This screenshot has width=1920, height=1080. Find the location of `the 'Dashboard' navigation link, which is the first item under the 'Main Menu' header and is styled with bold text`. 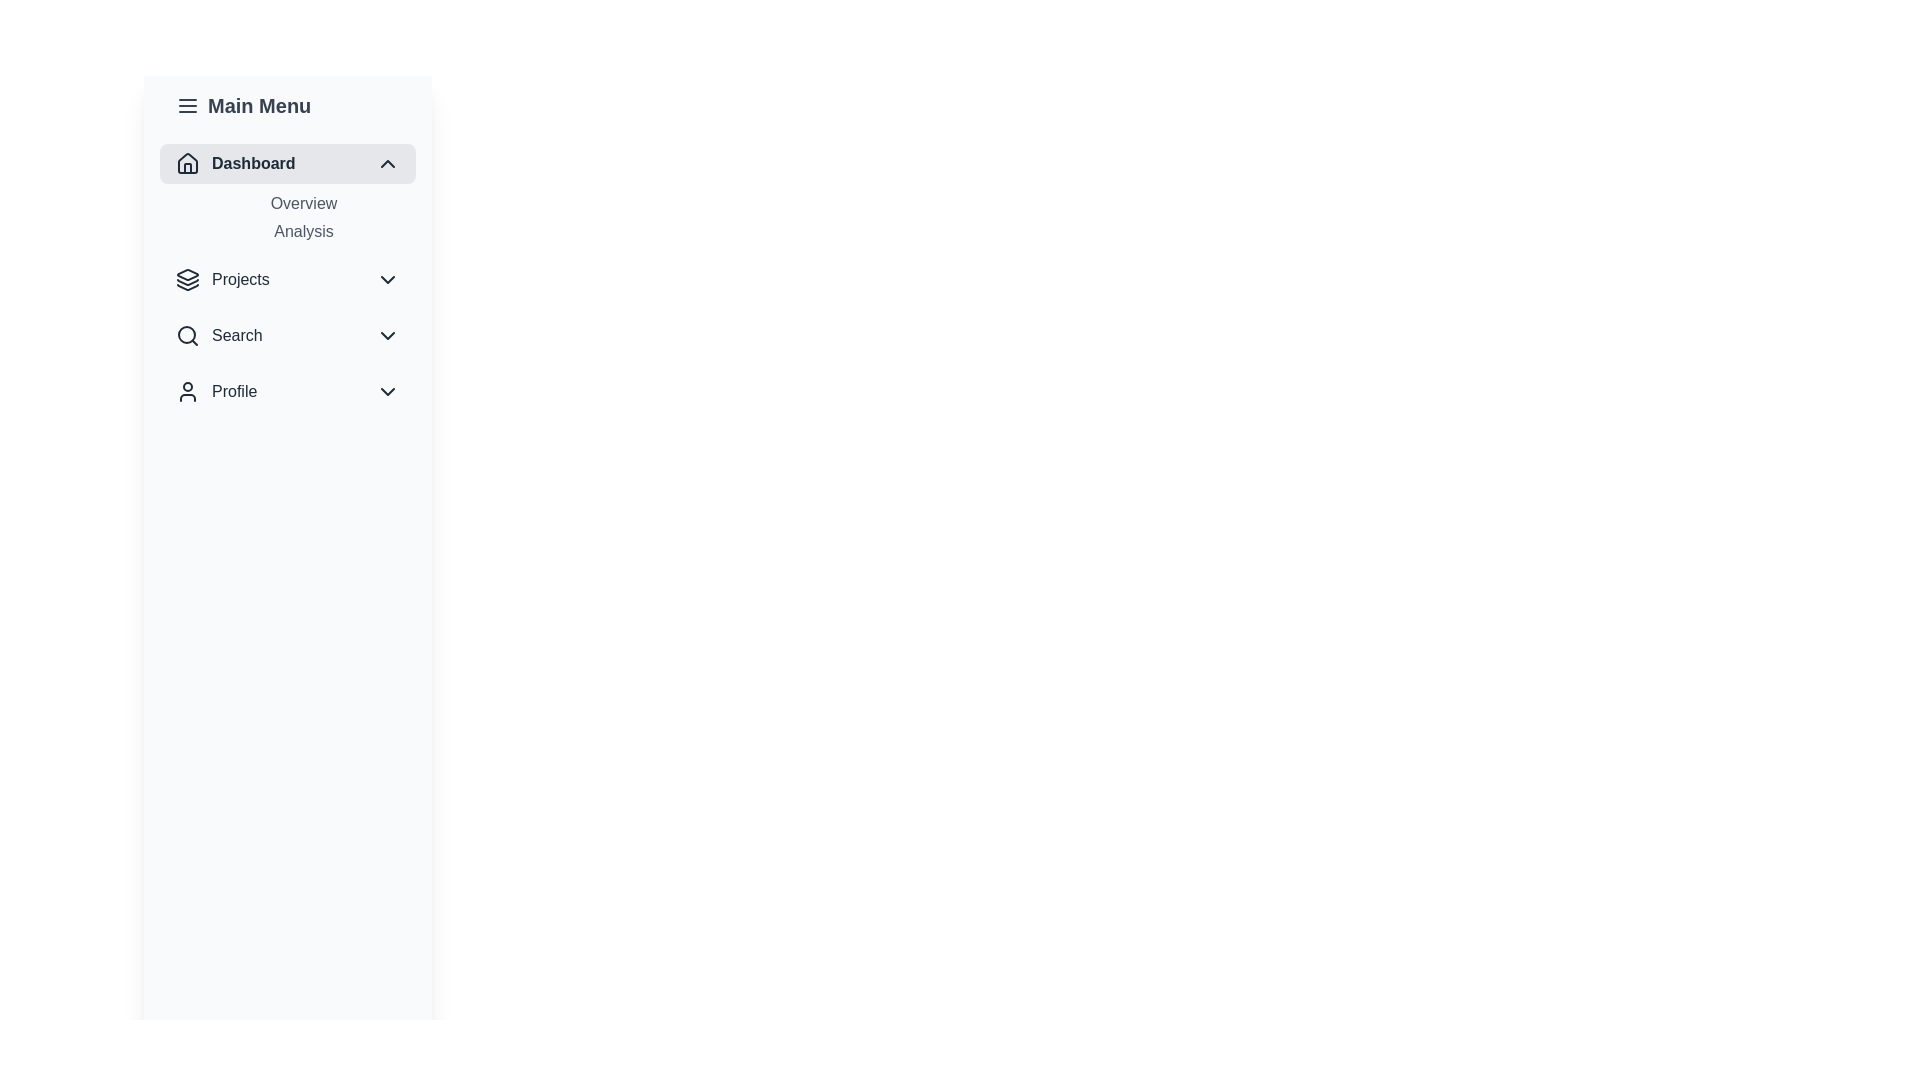

the 'Dashboard' navigation link, which is the first item under the 'Main Menu' header and is styled with bold text is located at coordinates (235, 163).